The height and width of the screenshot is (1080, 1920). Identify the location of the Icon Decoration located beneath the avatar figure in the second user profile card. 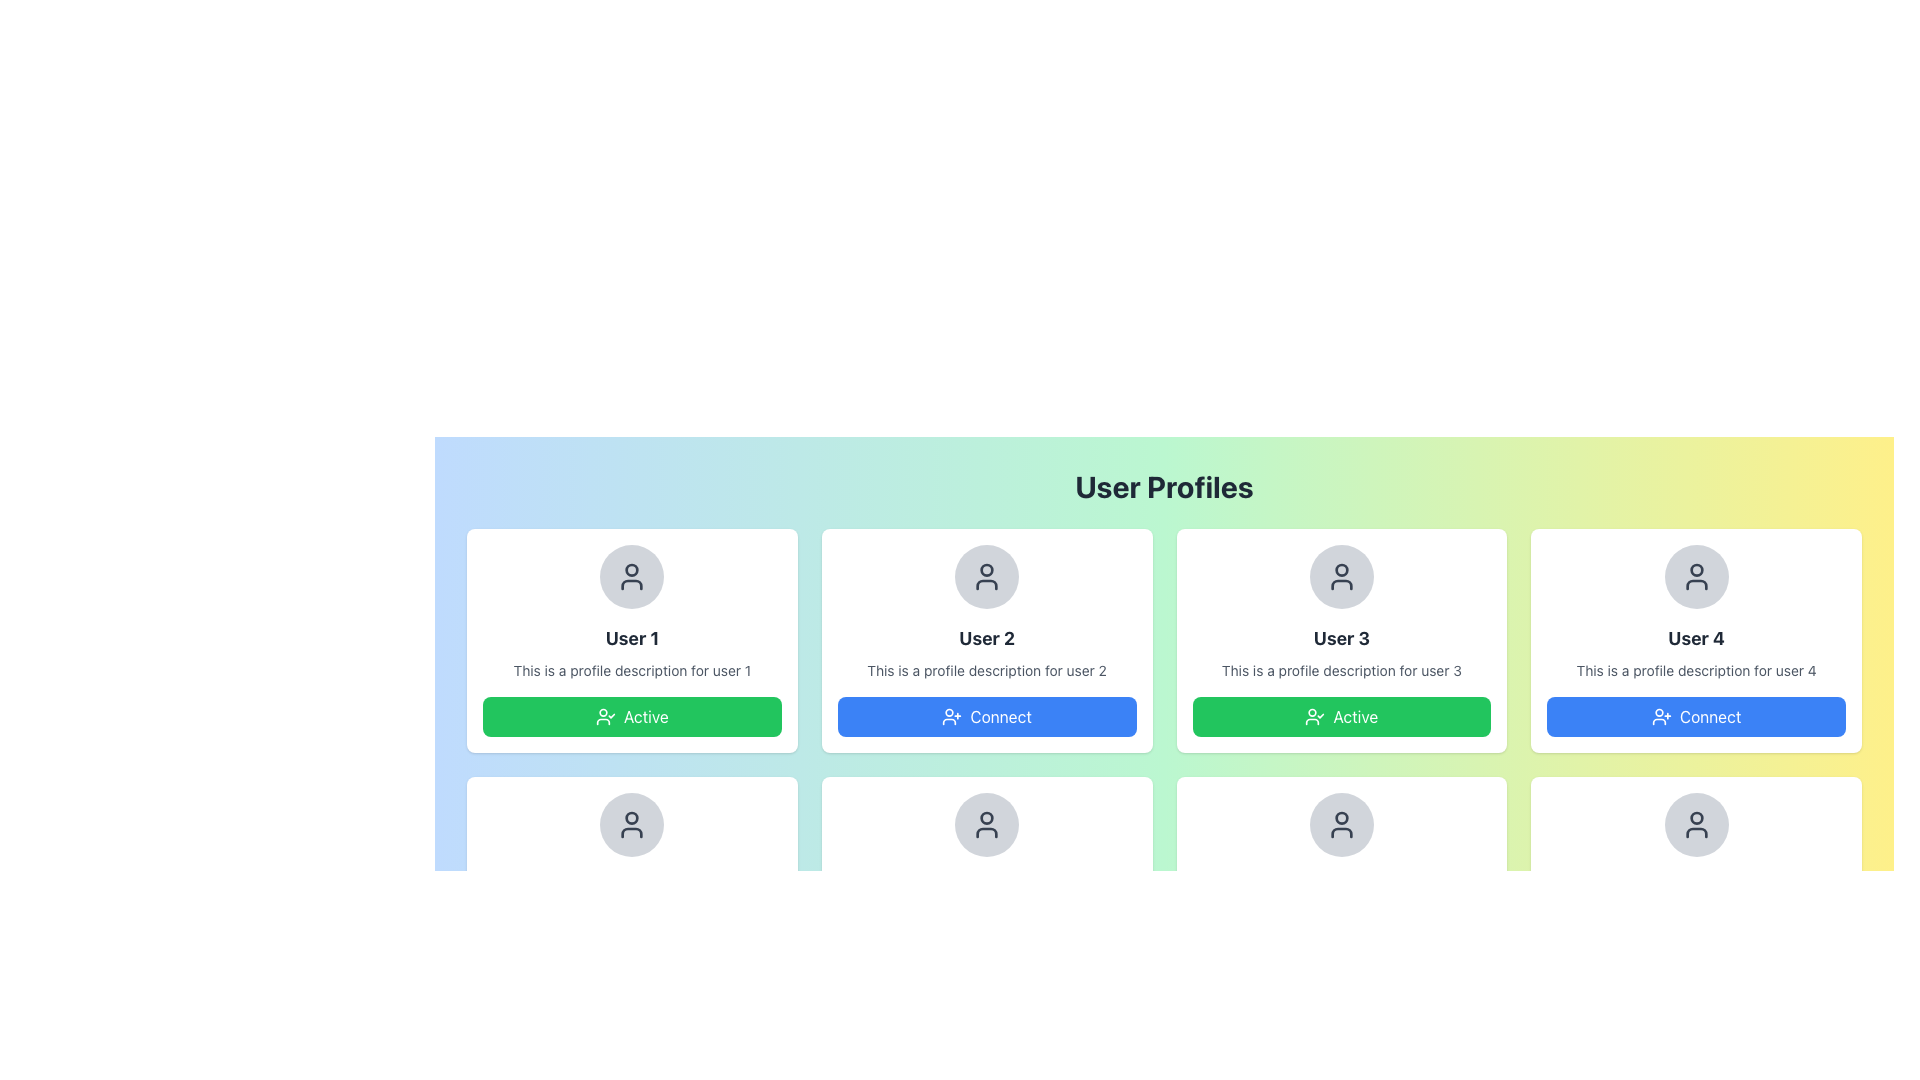
(987, 585).